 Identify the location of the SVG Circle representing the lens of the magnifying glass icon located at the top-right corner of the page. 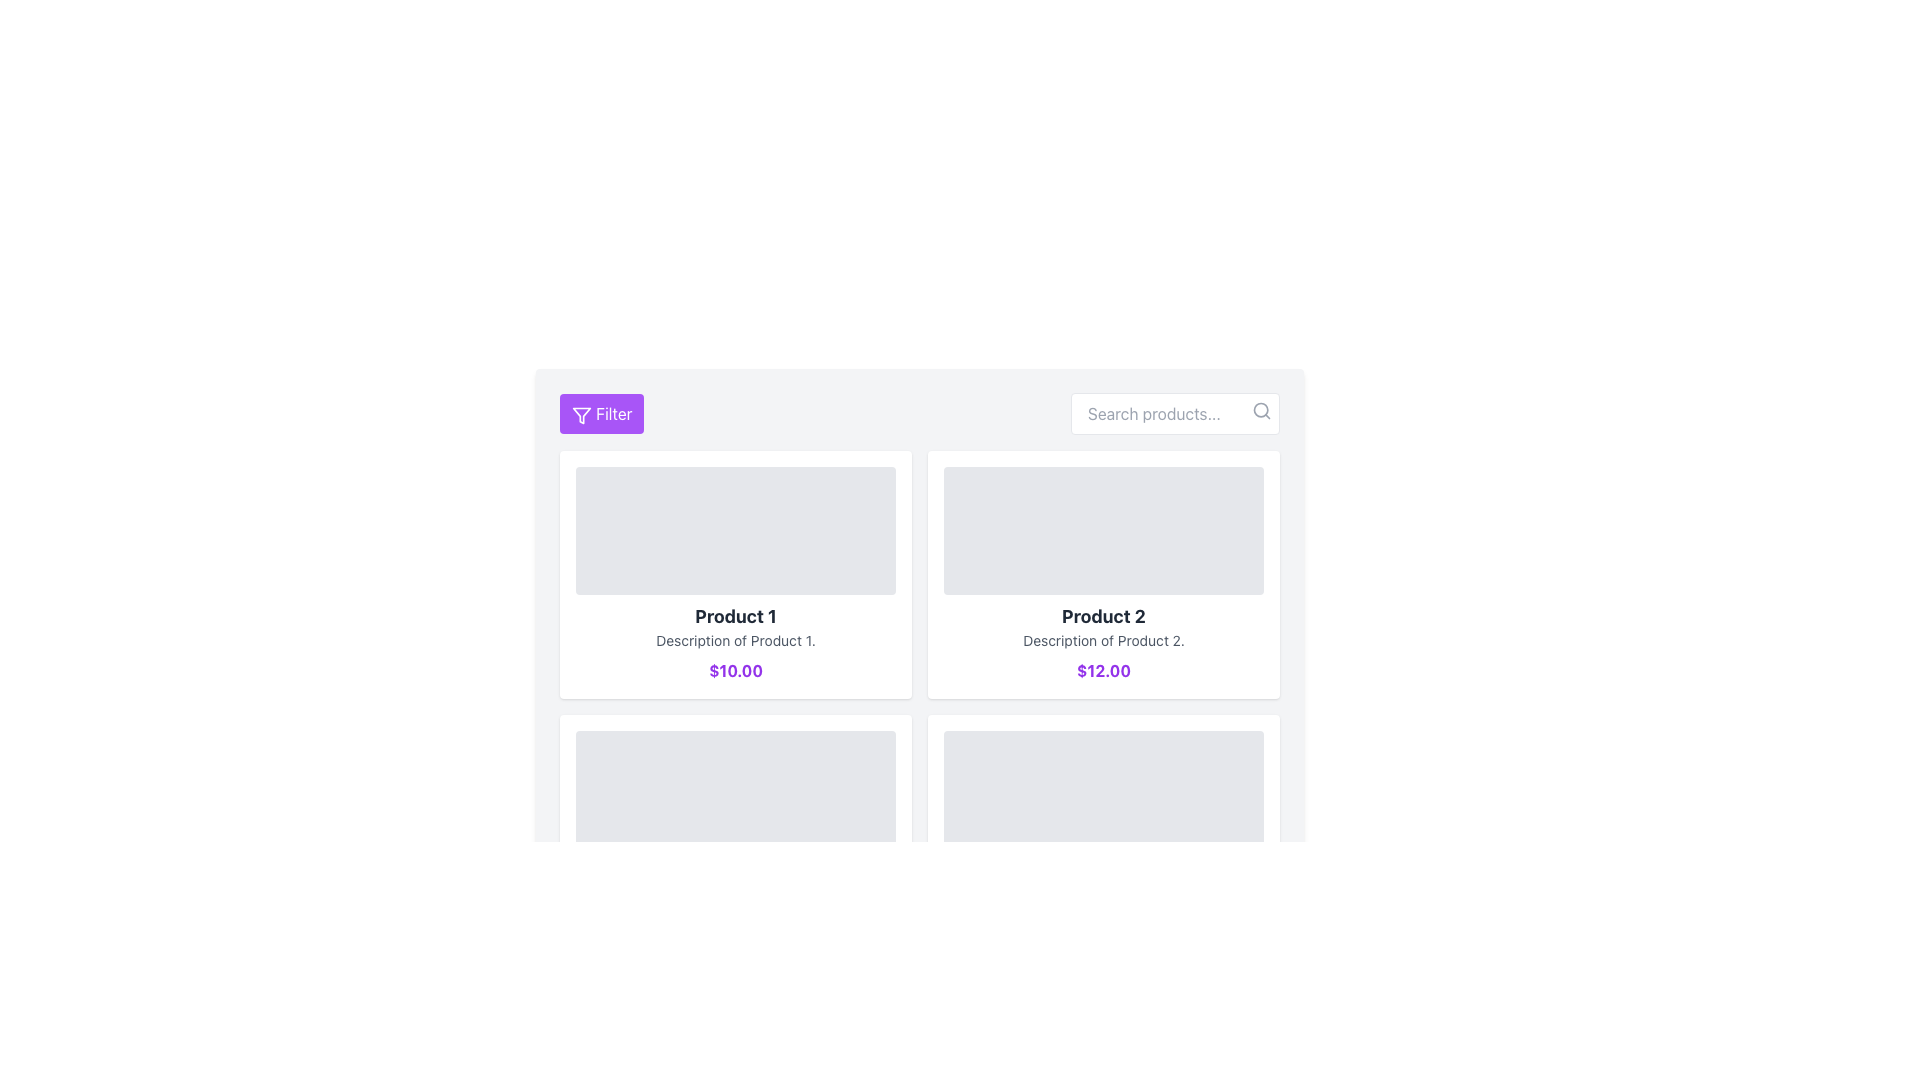
(1260, 409).